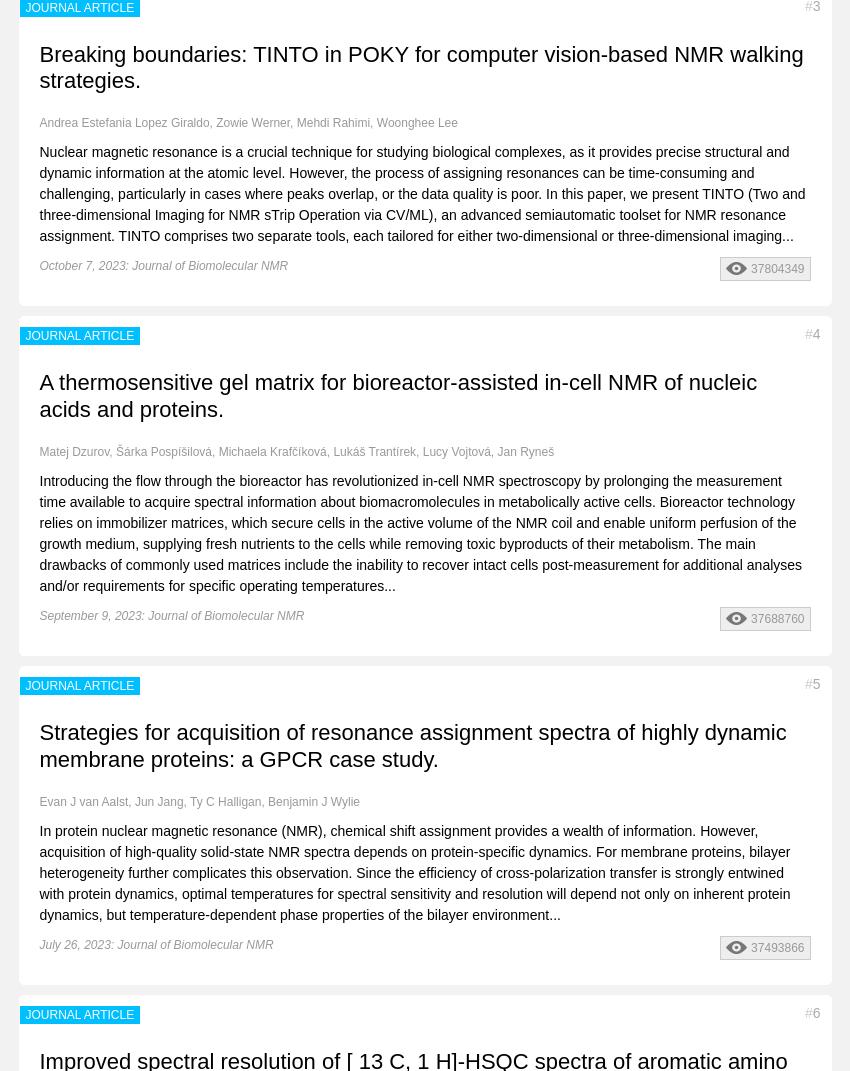 This screenshot has width=850, height=1071. Describe the element at coordinates (420, 532) in the screenshot. I see `'Introducing the flow through the bioreactor has revolutionized in-cell NMR spectroscopy by prolonging the measurement time available to acquire spectral information about biomacromolecules in metabolically active cells. Bioreactor technology relies on immobilizer matrices, which secure cells in the active volume of the NMR coil and enable uniform perfusion of the growth medium, supplying fresh nutrients to the cells while removing toxic byproducts of their metabolism. The main drawbacks of commonly used matrices include the inability to recover intact cells post-measurement for additional analyses and/or requirements for specific operating temperatures...'` at that location.